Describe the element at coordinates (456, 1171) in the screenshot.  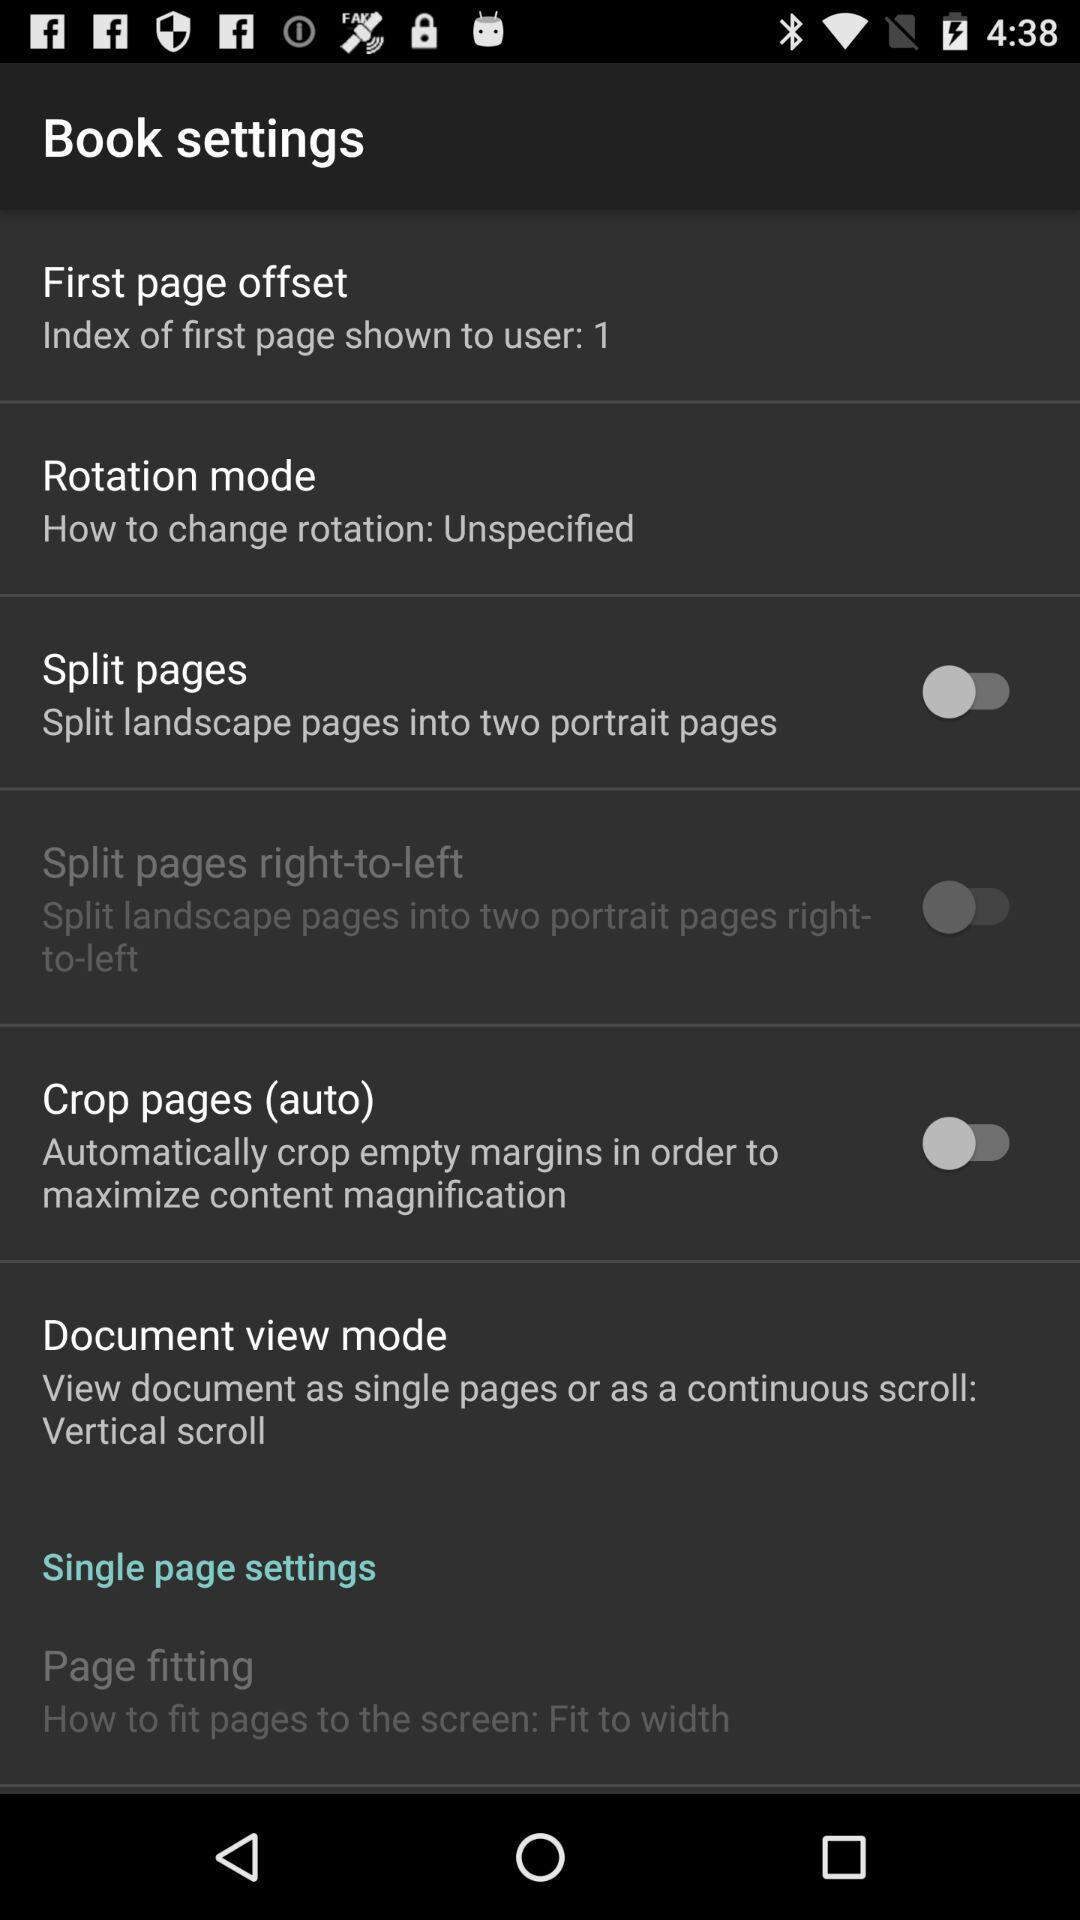
I see `icon below the crop pages (auto) app` at that location.